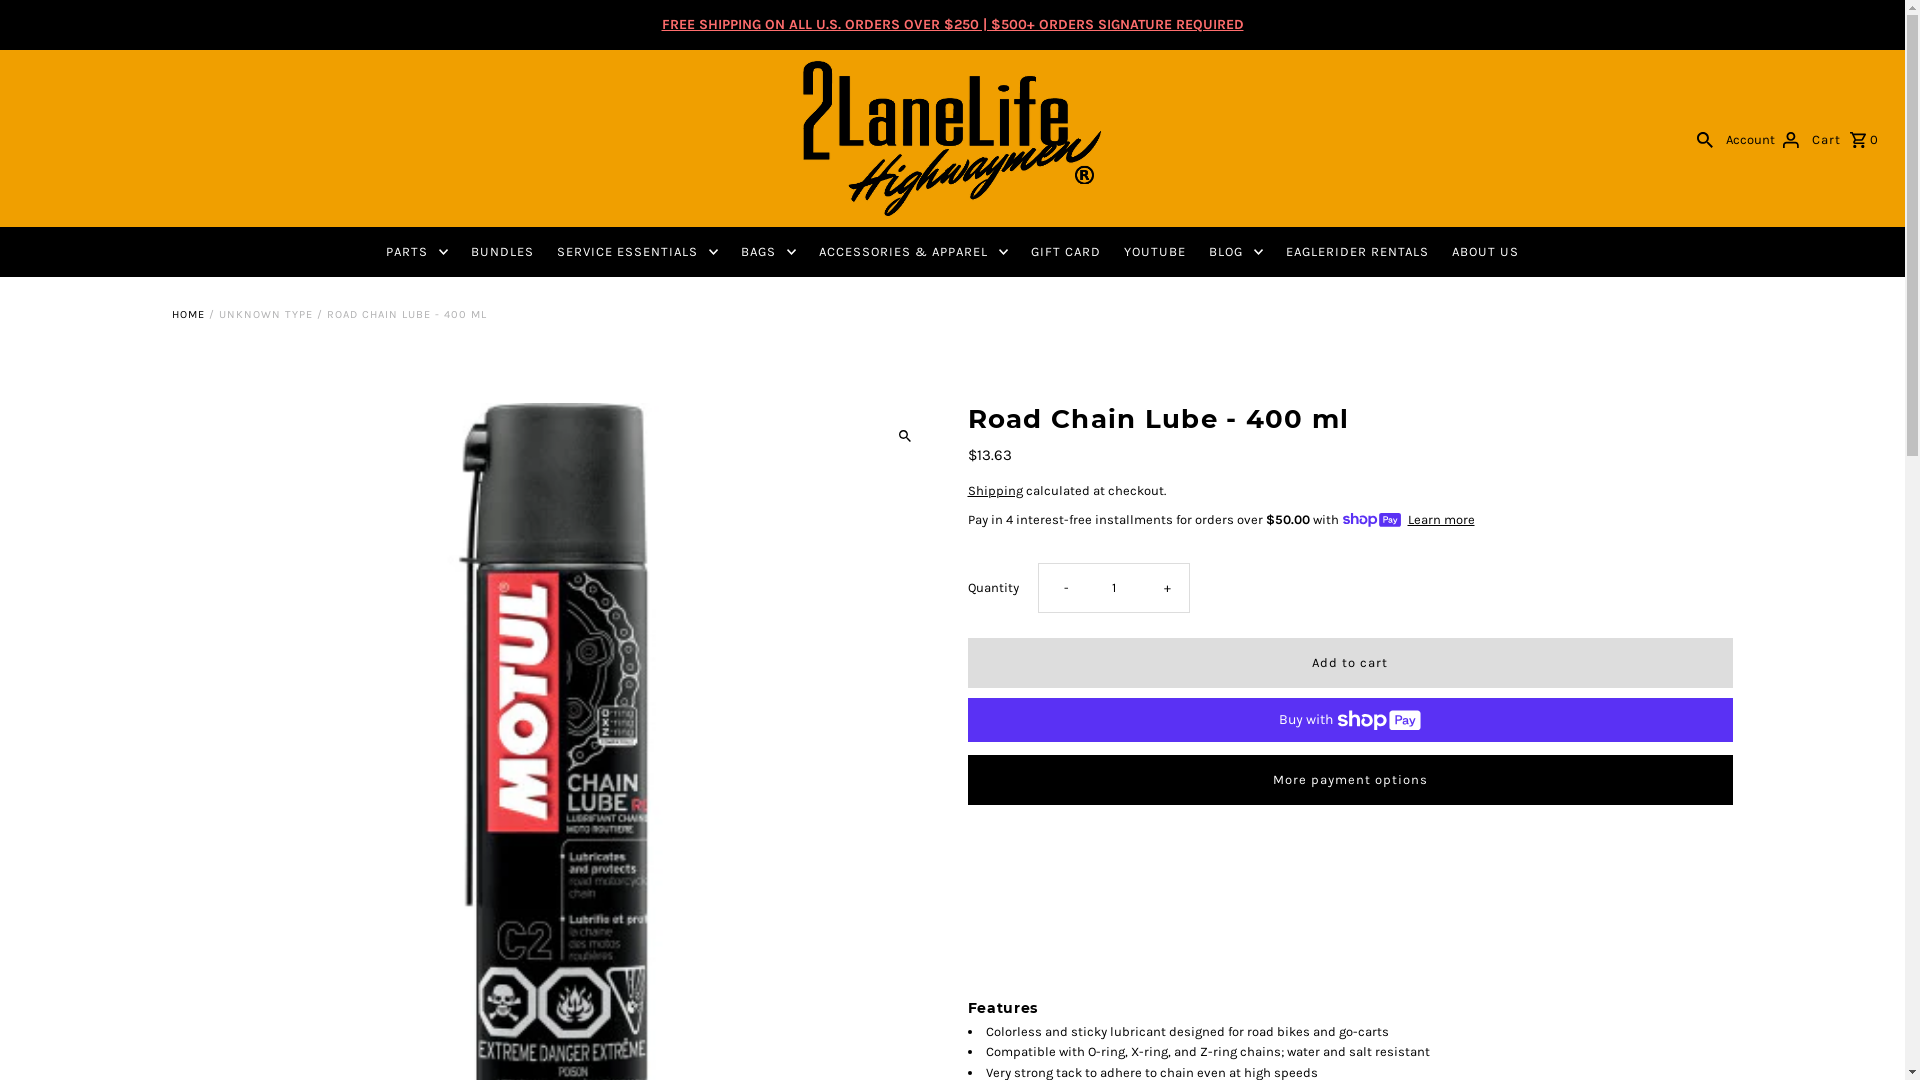  What do you see at coordinates (767, 250) in the screenshot?
I see `'BAGS'` at bounding box center [767, 250].